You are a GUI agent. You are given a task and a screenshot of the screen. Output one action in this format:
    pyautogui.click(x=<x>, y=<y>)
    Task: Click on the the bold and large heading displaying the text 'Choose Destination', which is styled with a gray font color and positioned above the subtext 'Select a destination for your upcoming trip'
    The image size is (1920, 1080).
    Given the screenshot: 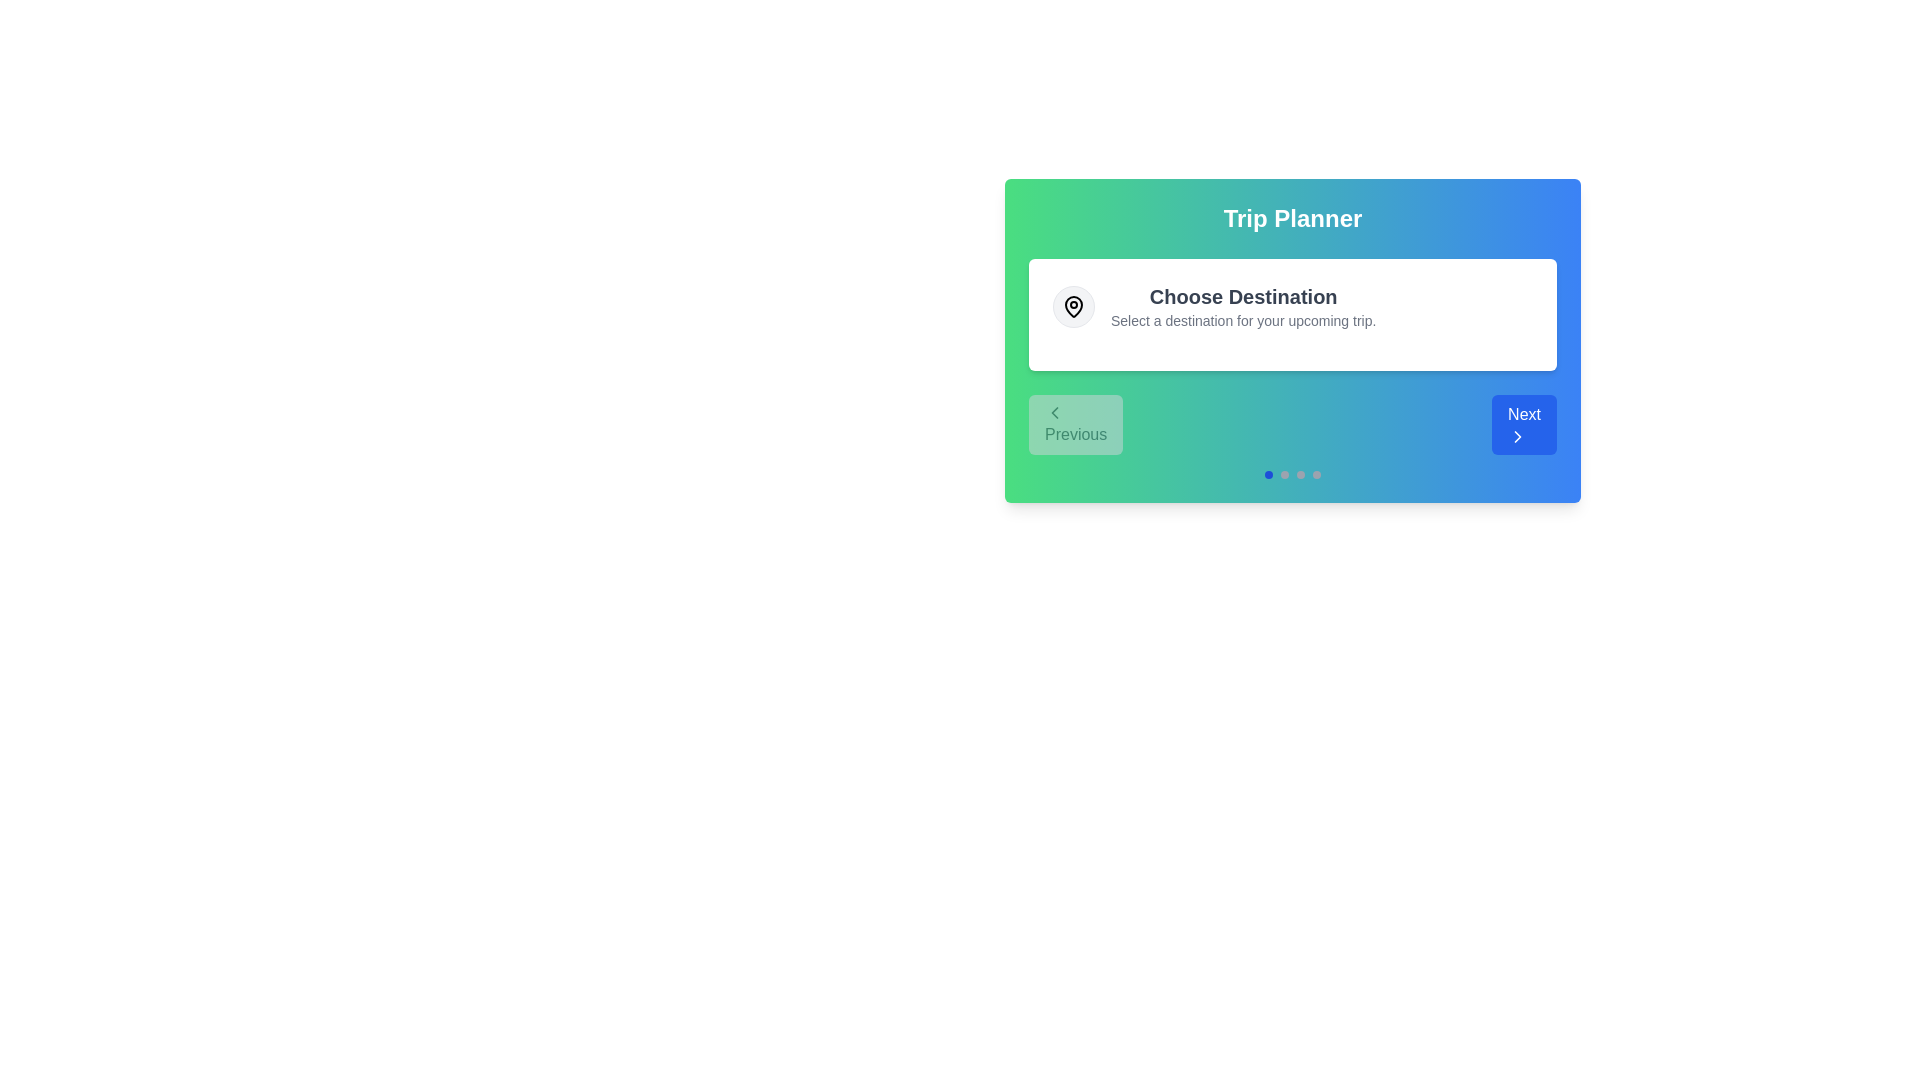 What is the action you would take?
    pyautogui.click(x=1242, y=297)
    